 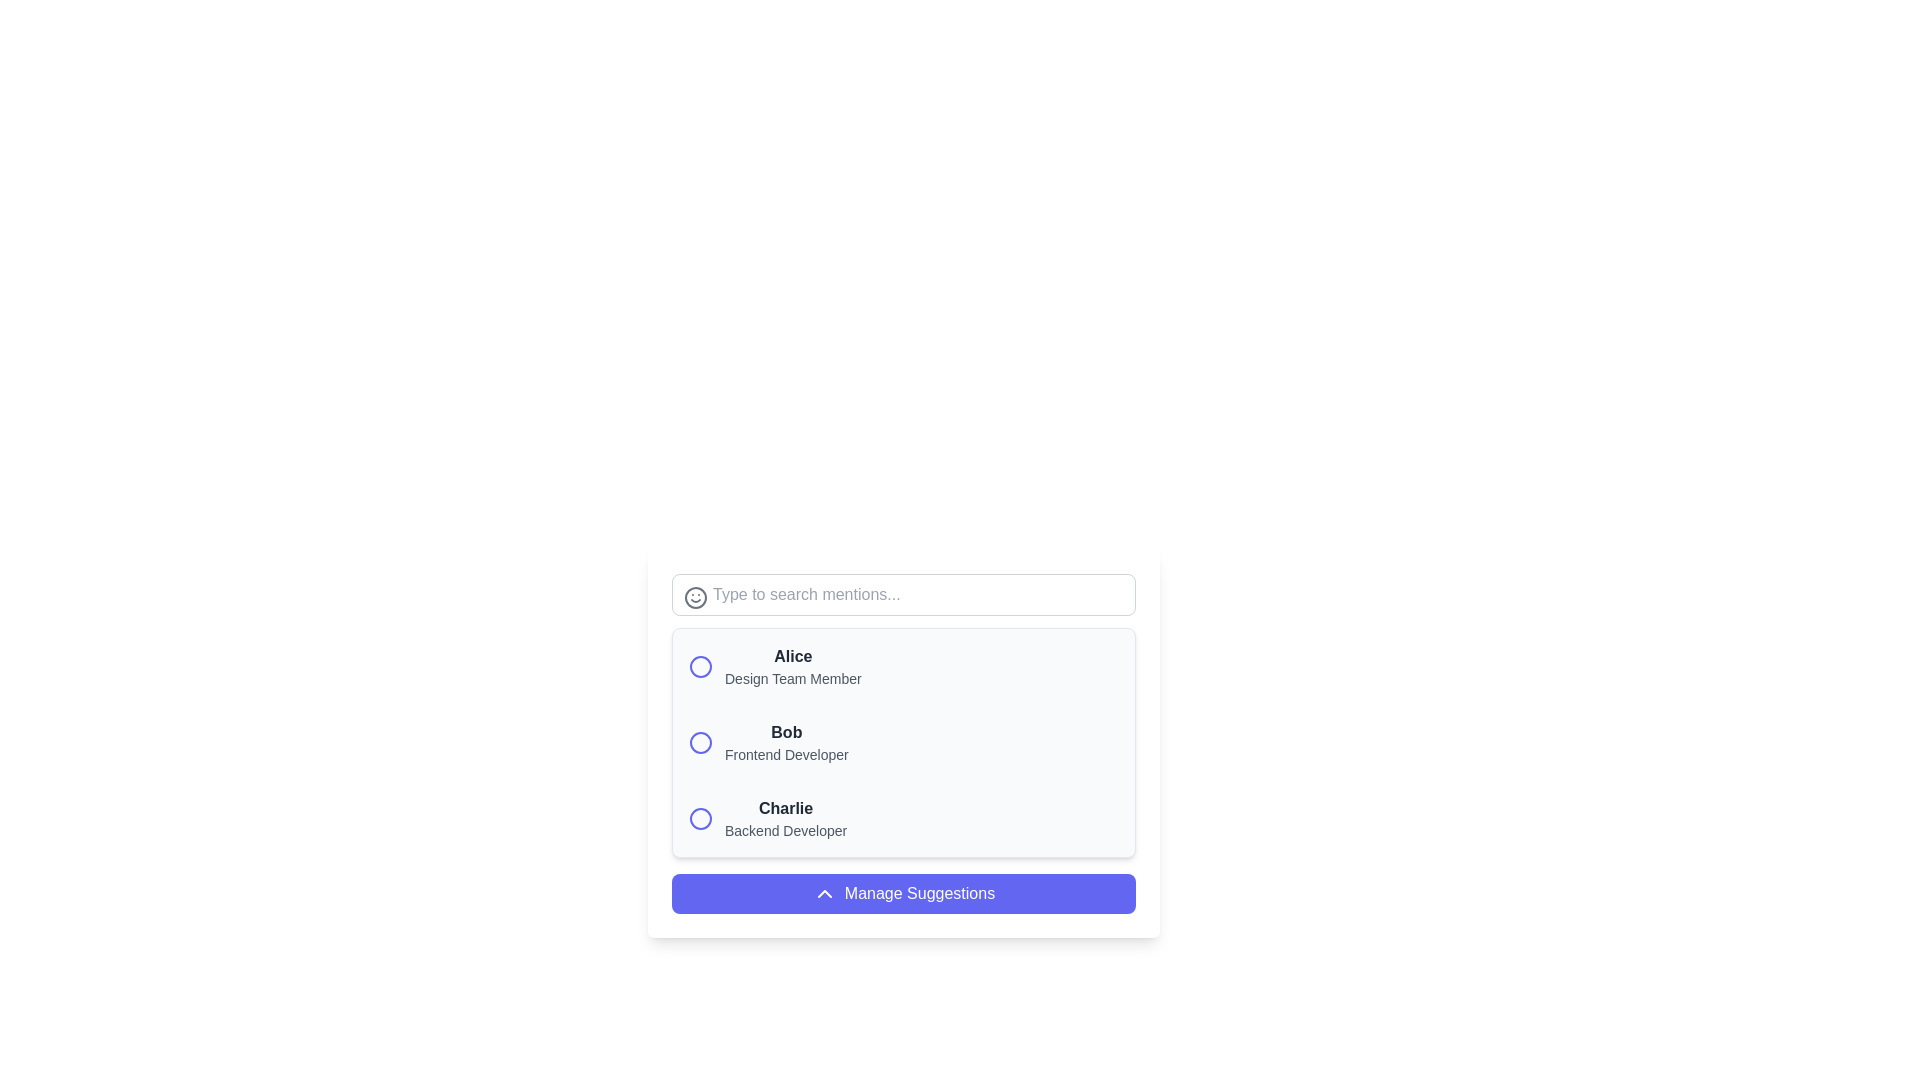 I want to click on the circular indigo blue icon with a plus-style design located to the left of the list item containing 'Charlie' and 'Backend Developer', so click(x=700, y=818).